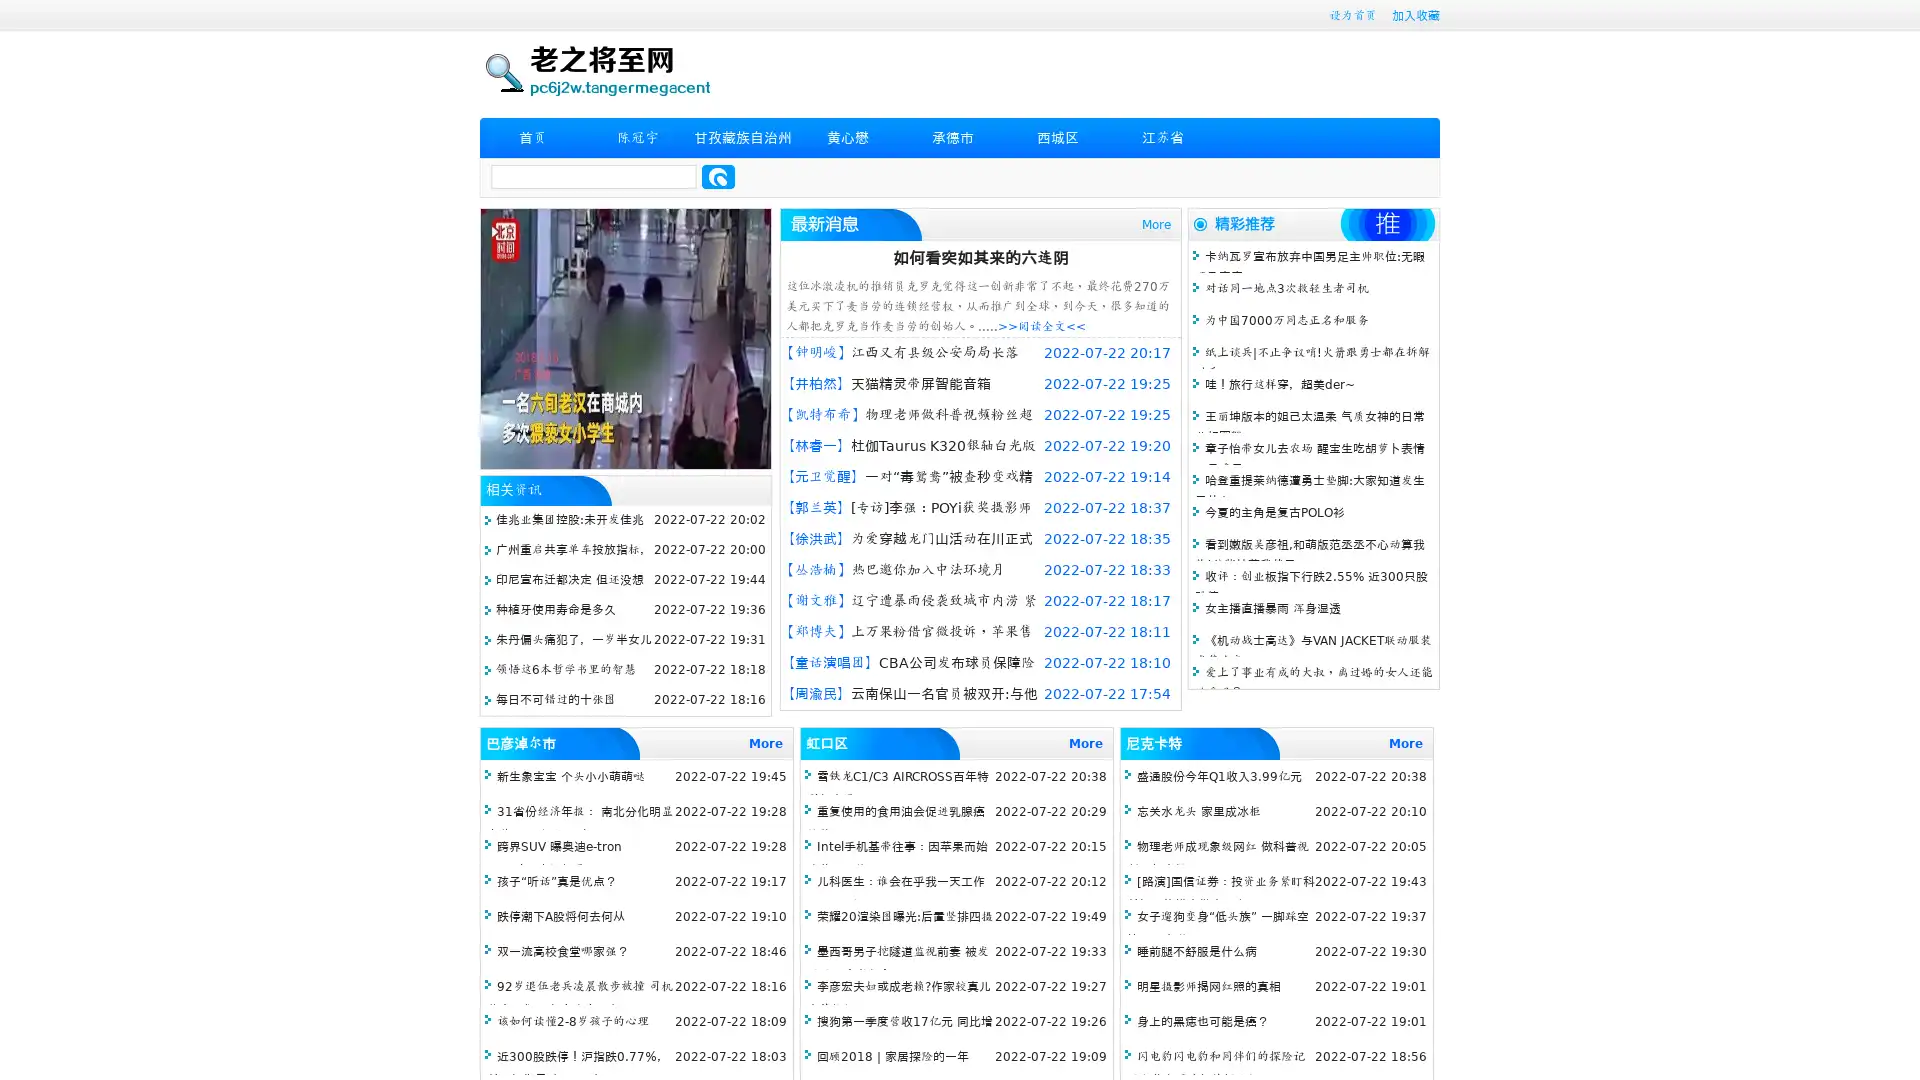 This screenshot has height=1080, width=1920. I want to click on Search, so click(718, 176).